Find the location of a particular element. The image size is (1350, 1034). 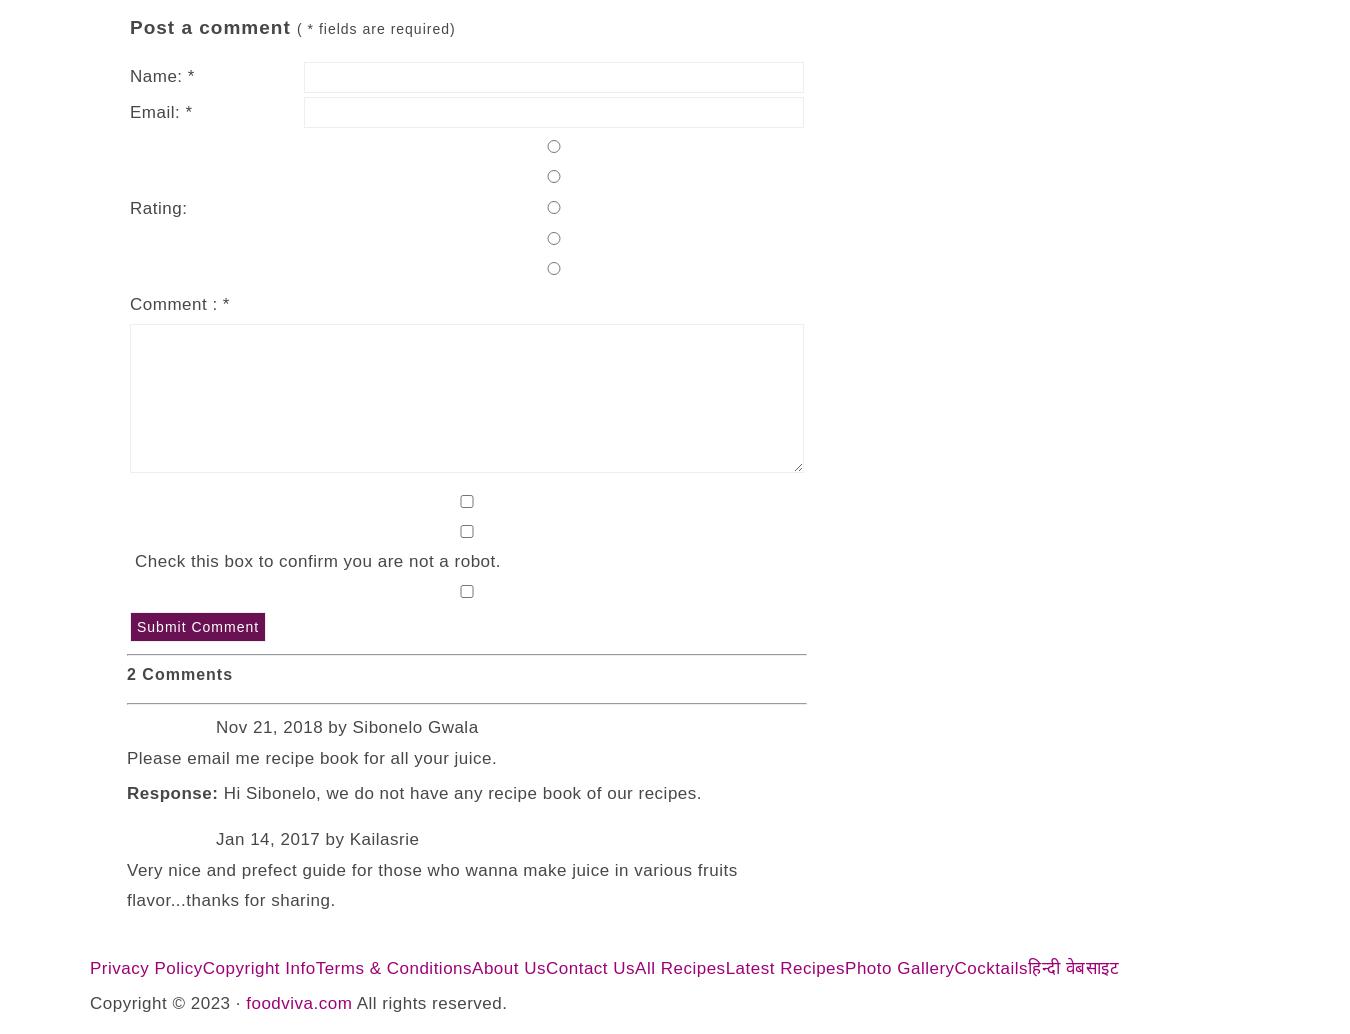

'Copyright © 2023 ·' is located at coordinates (167, 1002).